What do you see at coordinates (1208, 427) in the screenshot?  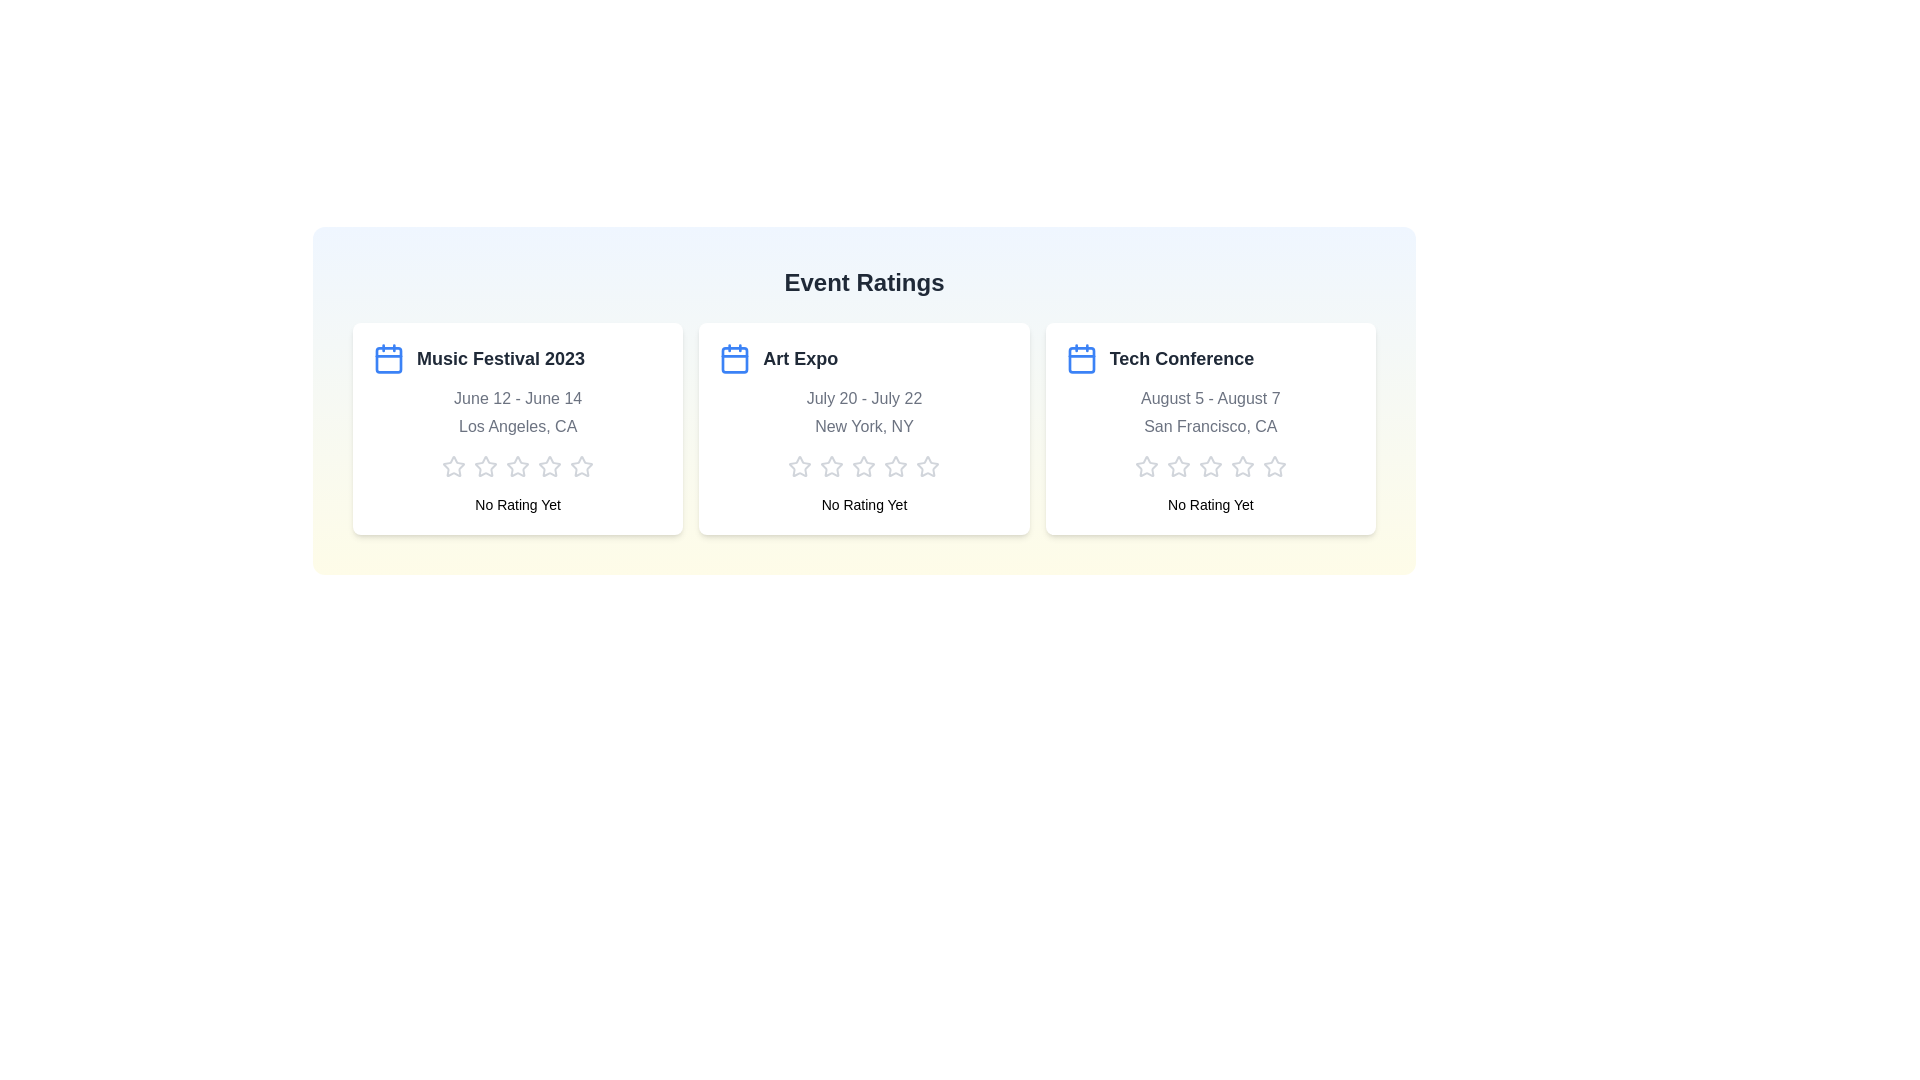 I see `the container element corresponding to Tech Conference` at bounding box center [1208, 427].